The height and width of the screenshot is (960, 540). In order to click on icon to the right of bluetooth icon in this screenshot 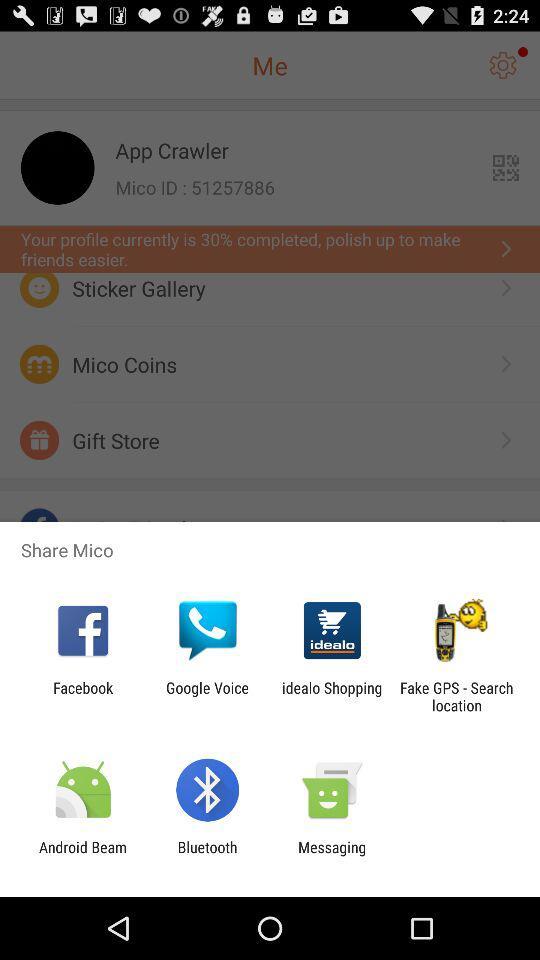, I will do `click(332, 855)`.